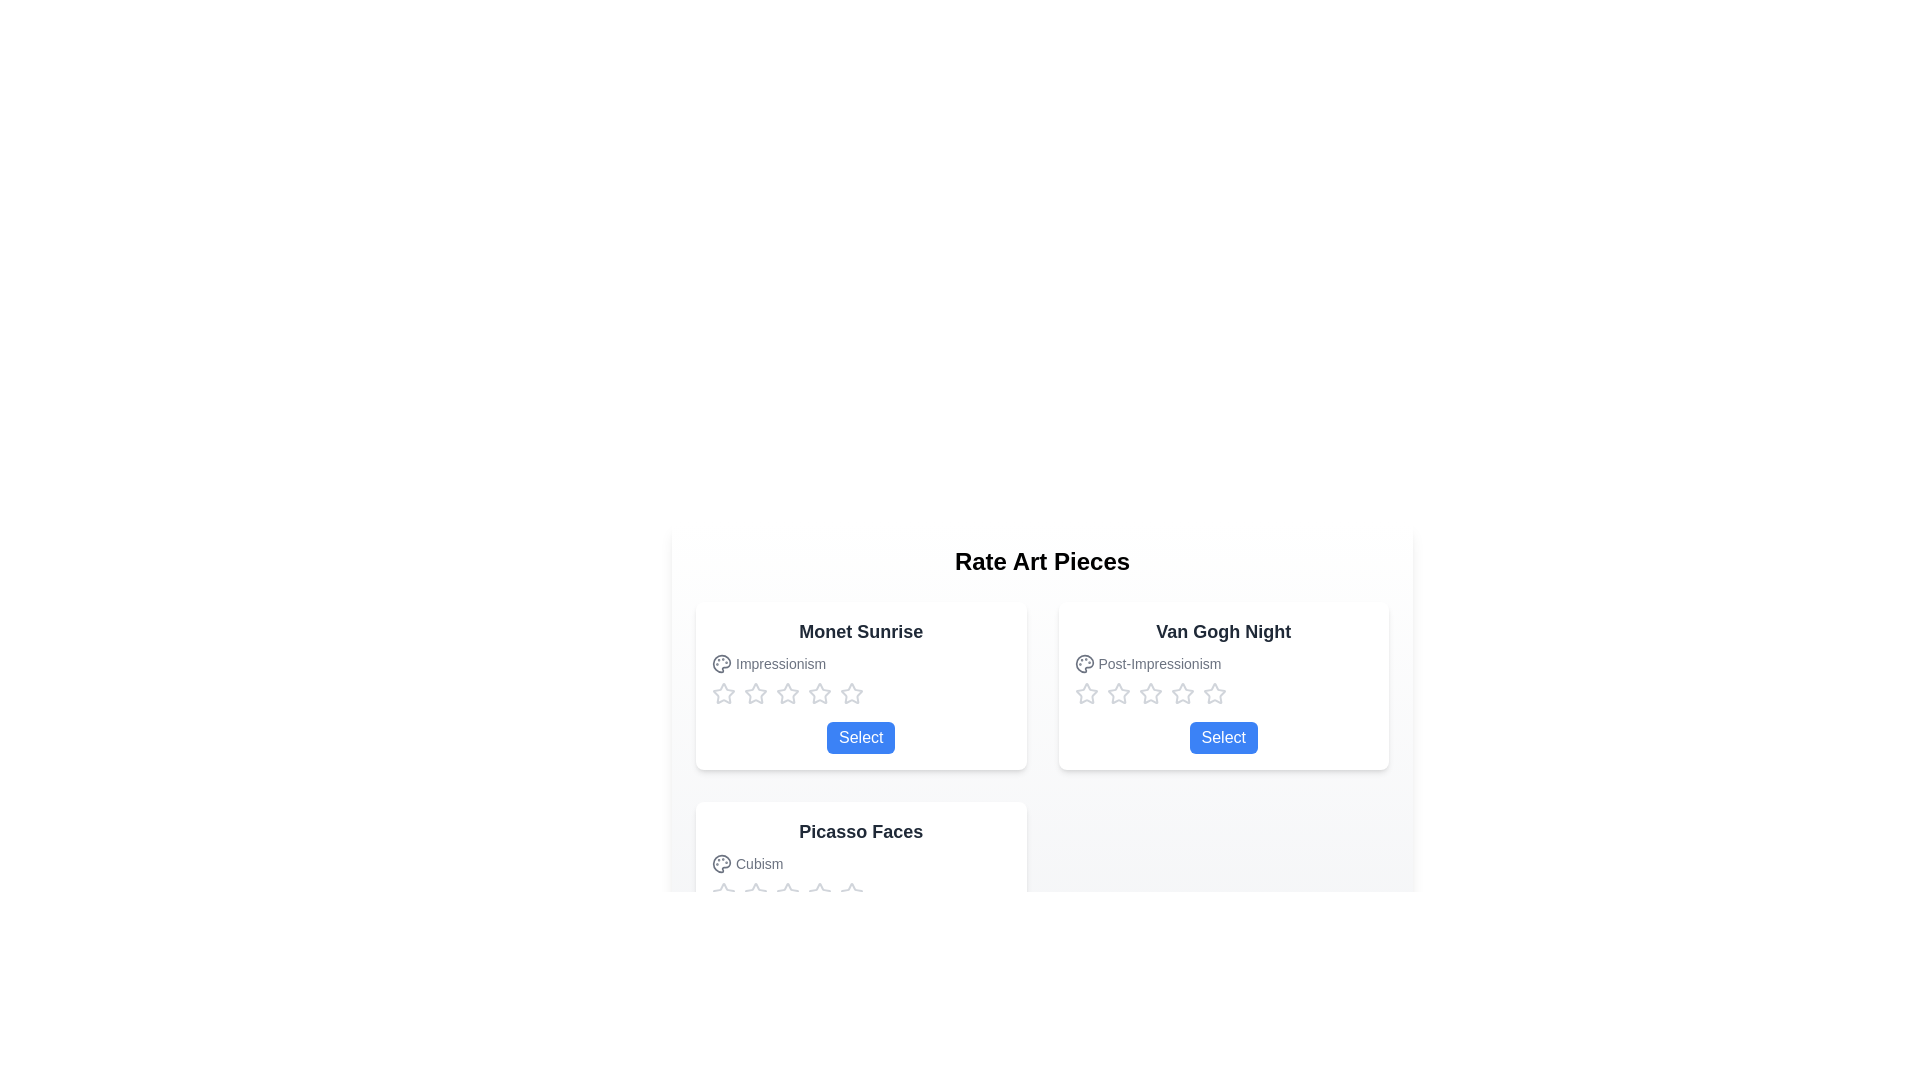 The image size is (1920, 1080). What do you see at coordinates (861, 632) in the screenshot?
I see `the title or heading of the card located in the top-left corner of the grid, which identifies the associated art piece` at bounding box center [861, 632].